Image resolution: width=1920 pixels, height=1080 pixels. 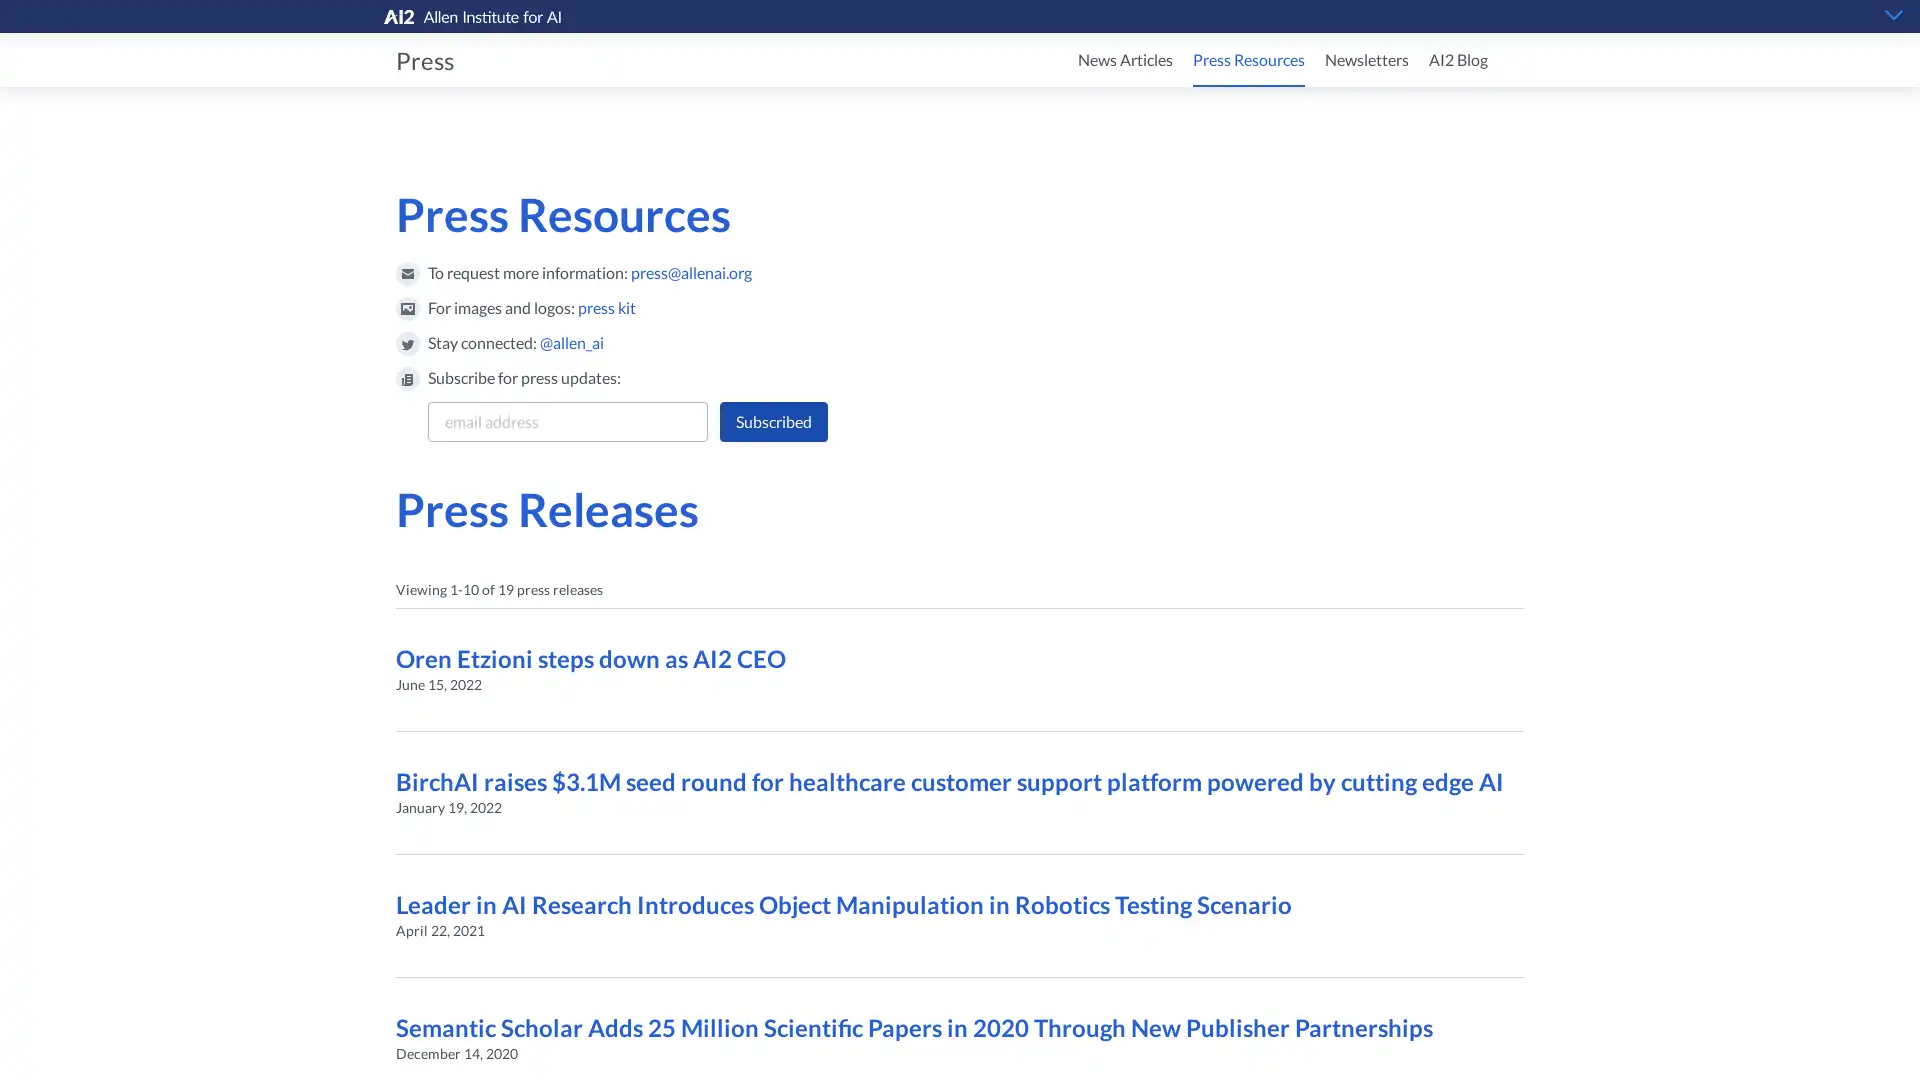 I want to click on Subscribed, so click(x=772, y=420).